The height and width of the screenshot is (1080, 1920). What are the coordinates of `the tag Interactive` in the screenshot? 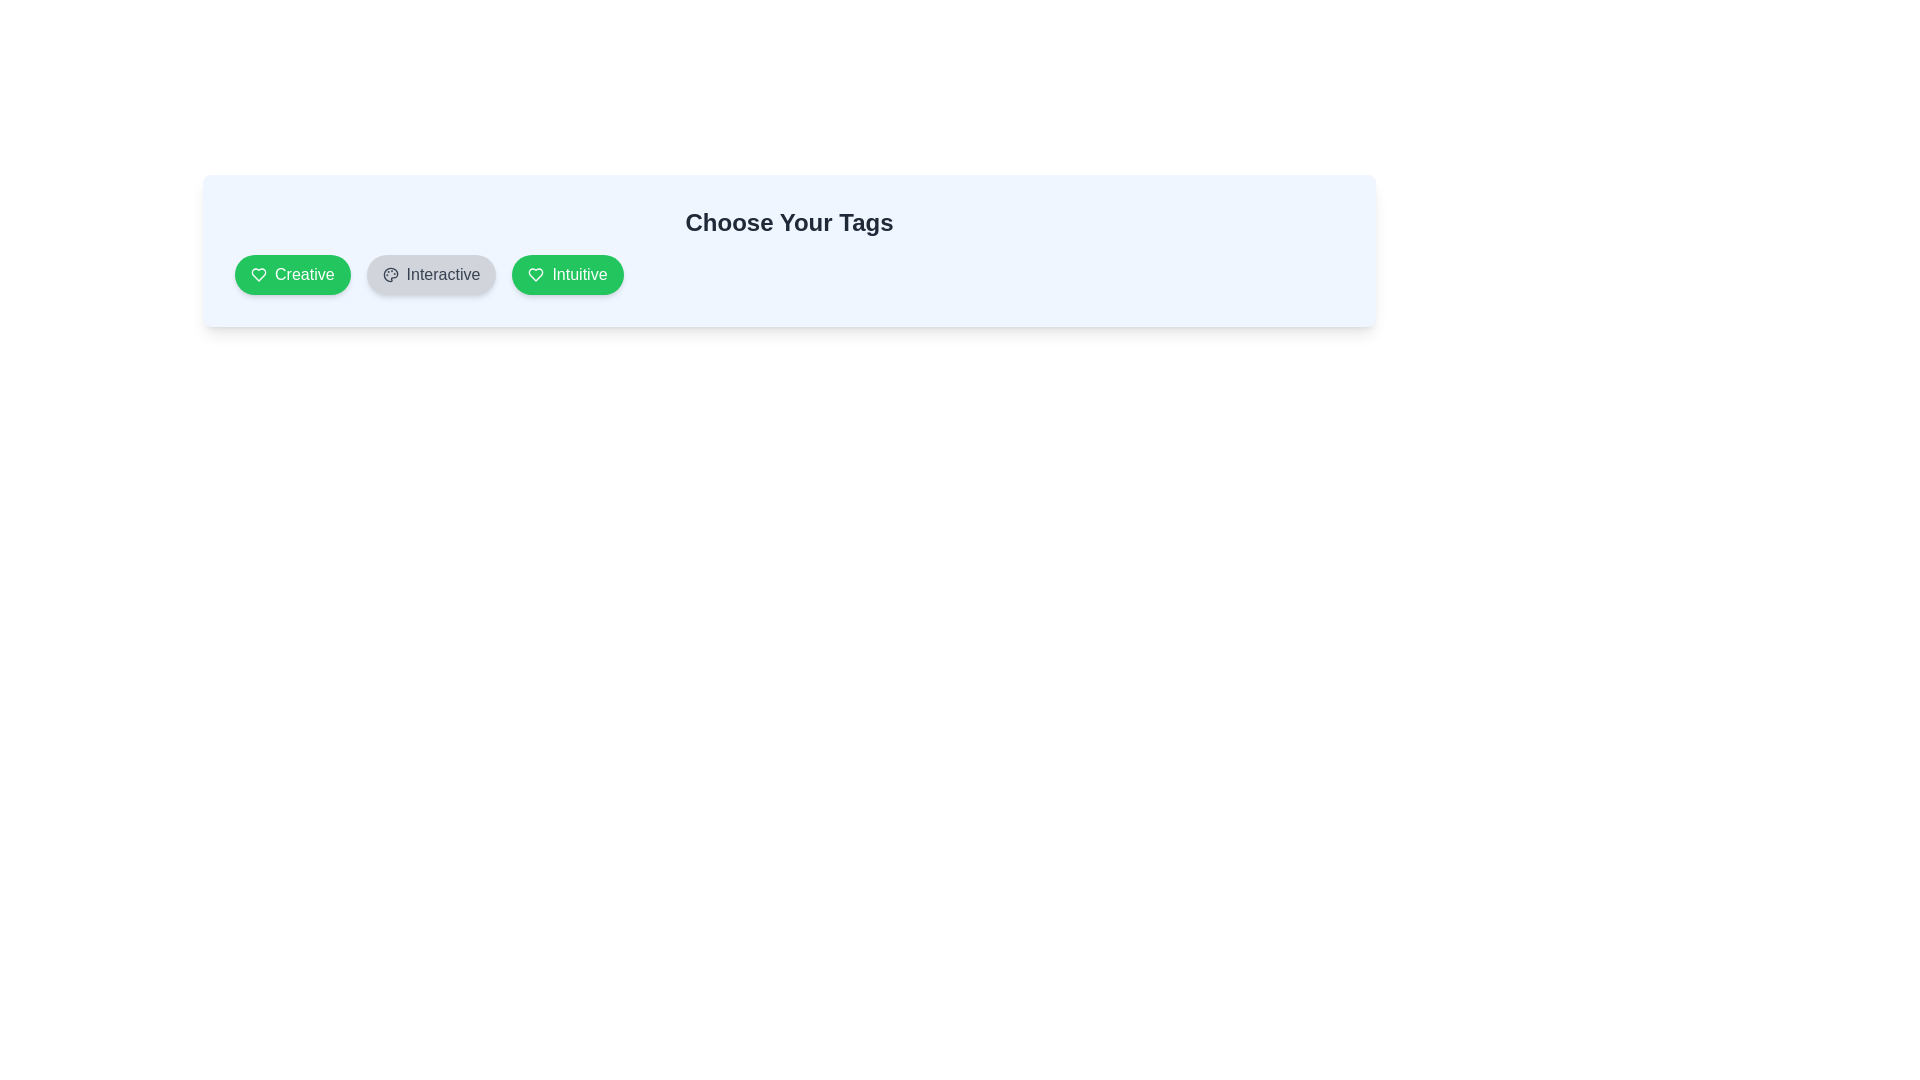 It's located at (430, 274).